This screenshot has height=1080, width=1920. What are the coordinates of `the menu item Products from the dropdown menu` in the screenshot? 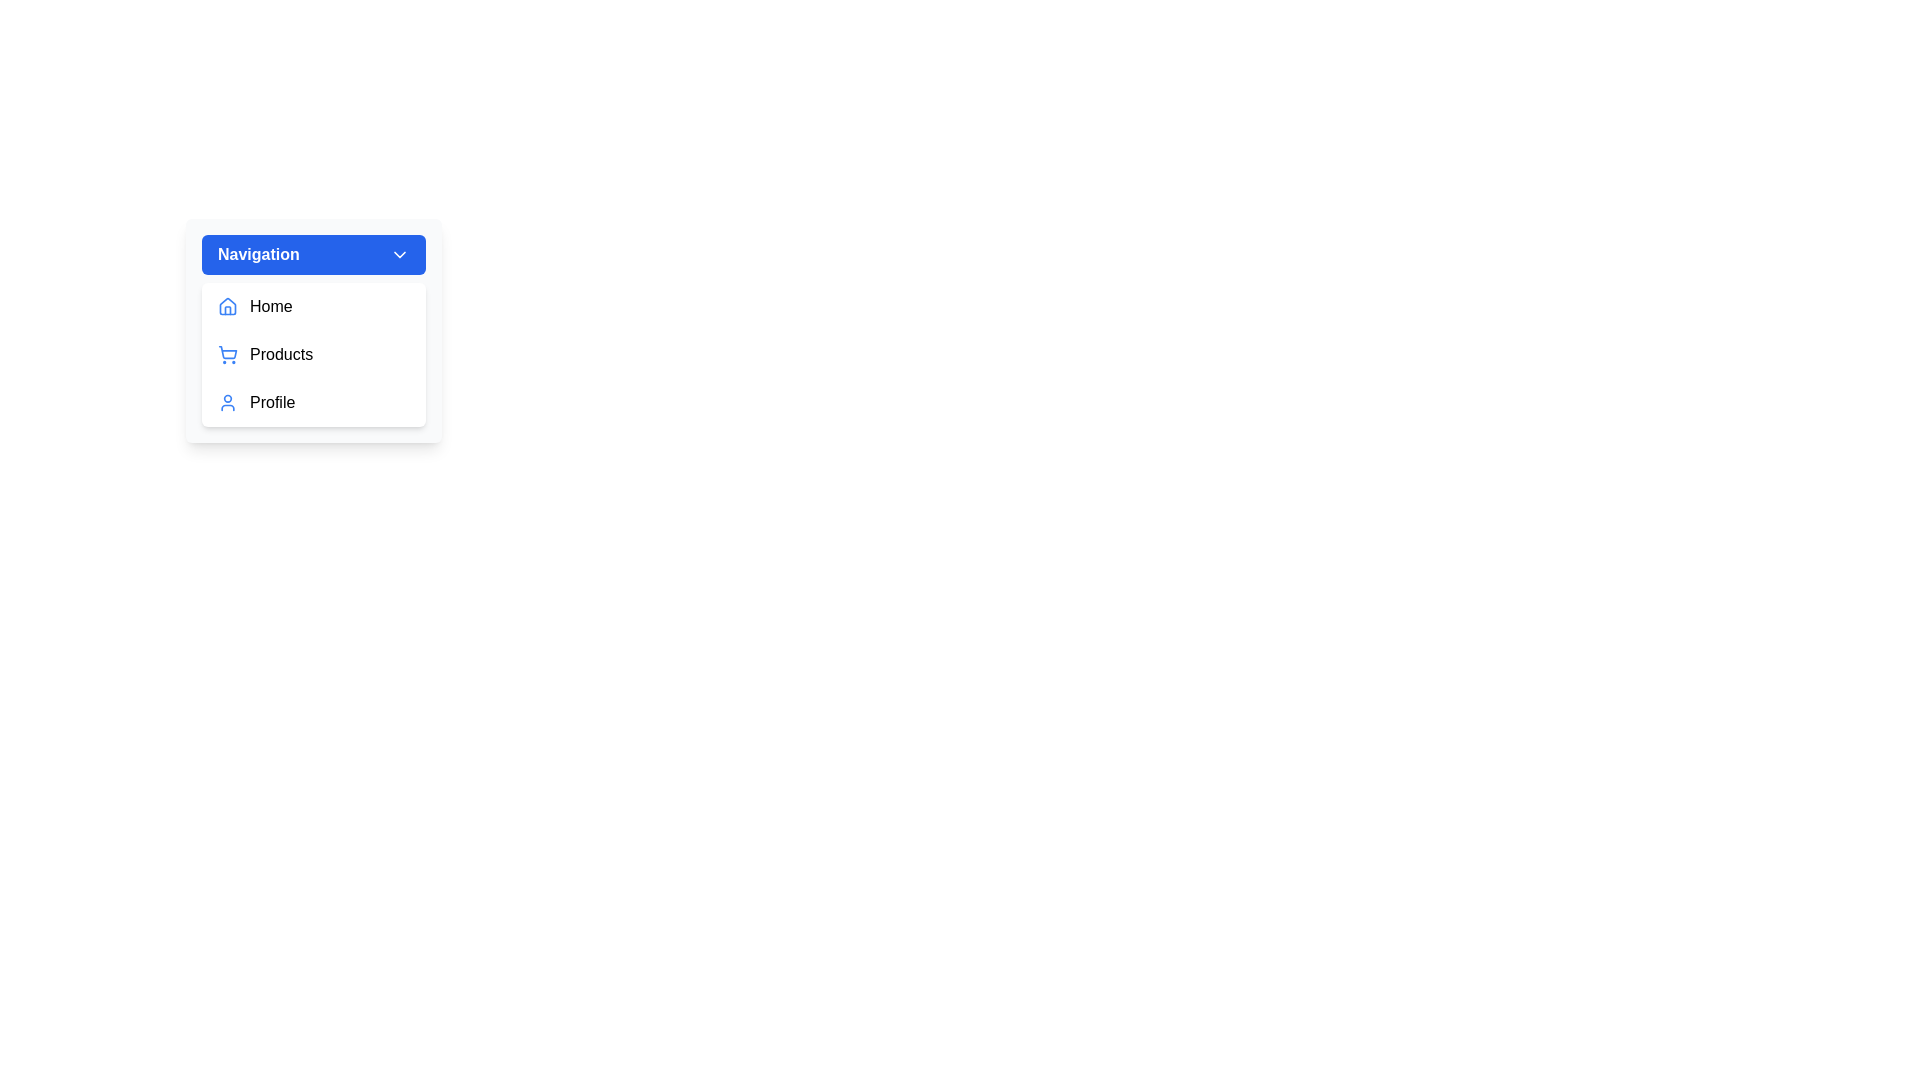 It's located at (312, 353).